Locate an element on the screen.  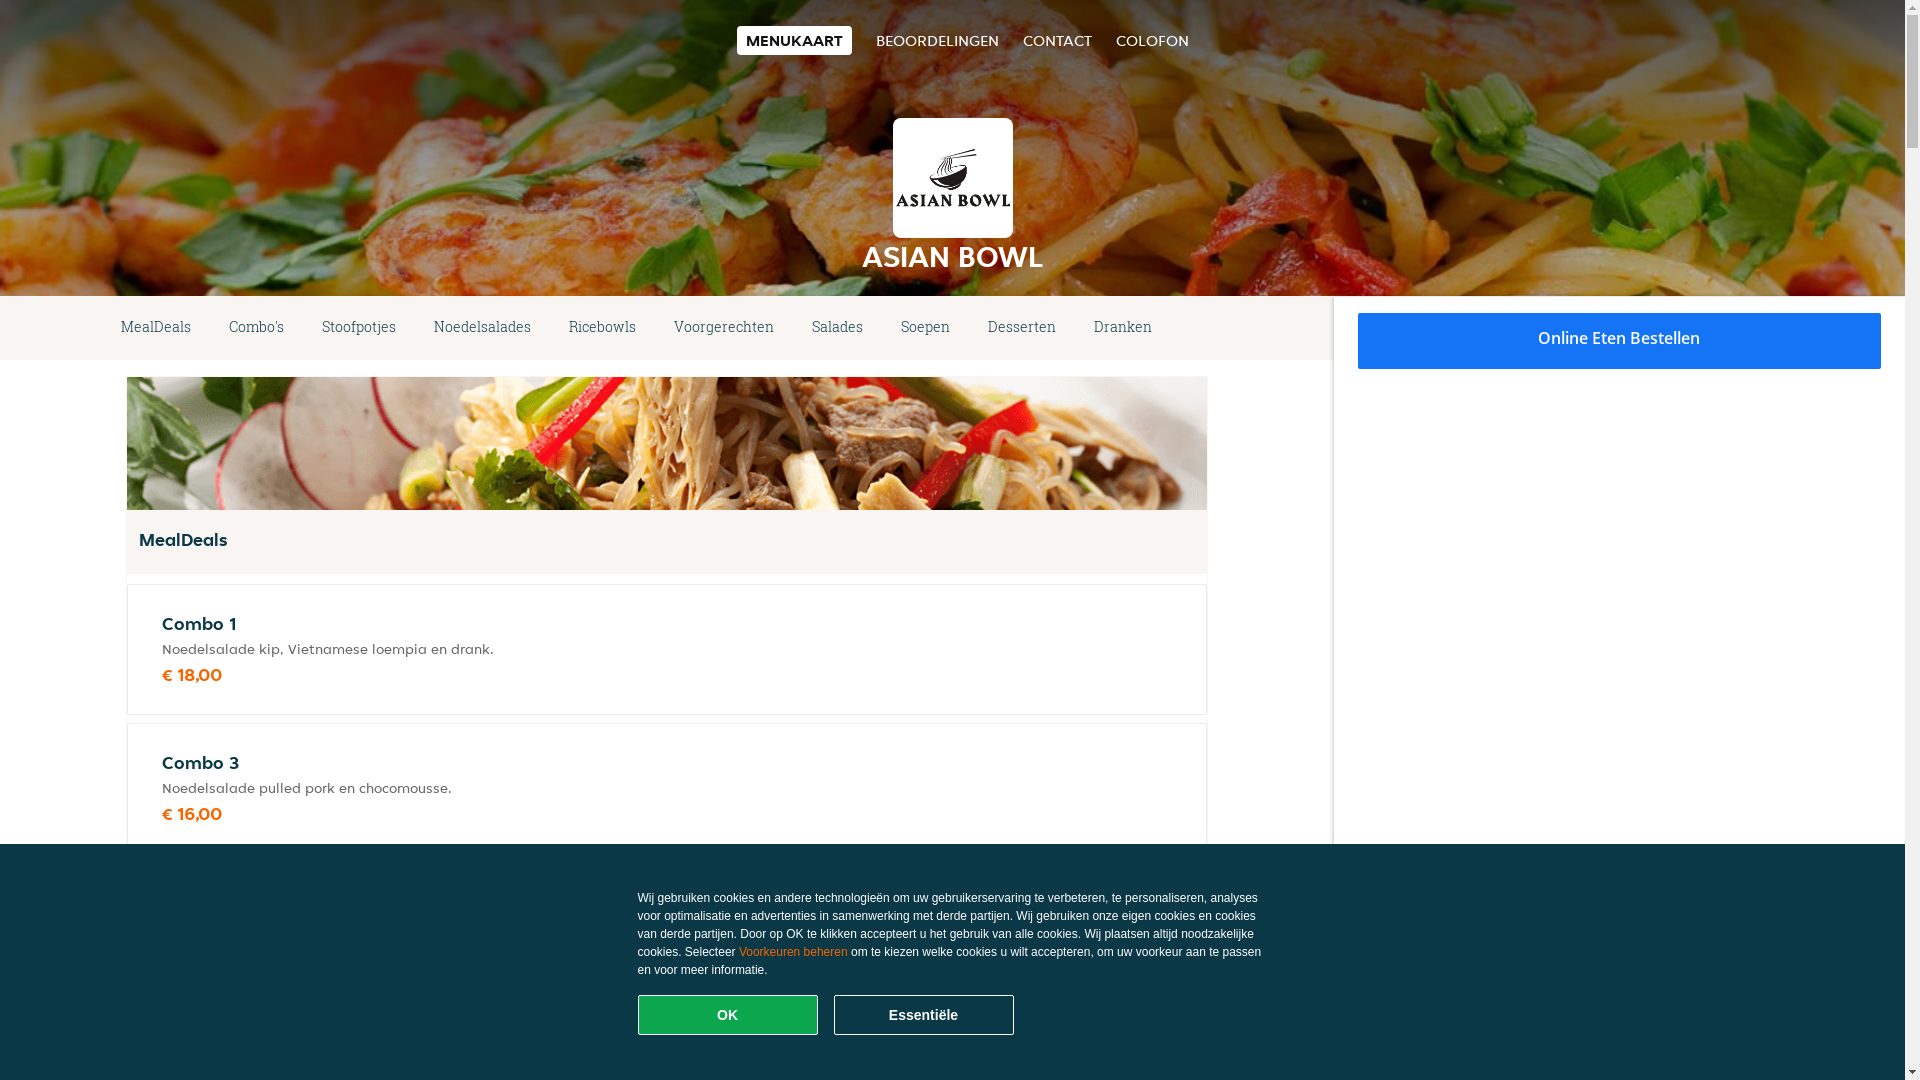
'Ricebowls' is located at coordinates (601, 326).